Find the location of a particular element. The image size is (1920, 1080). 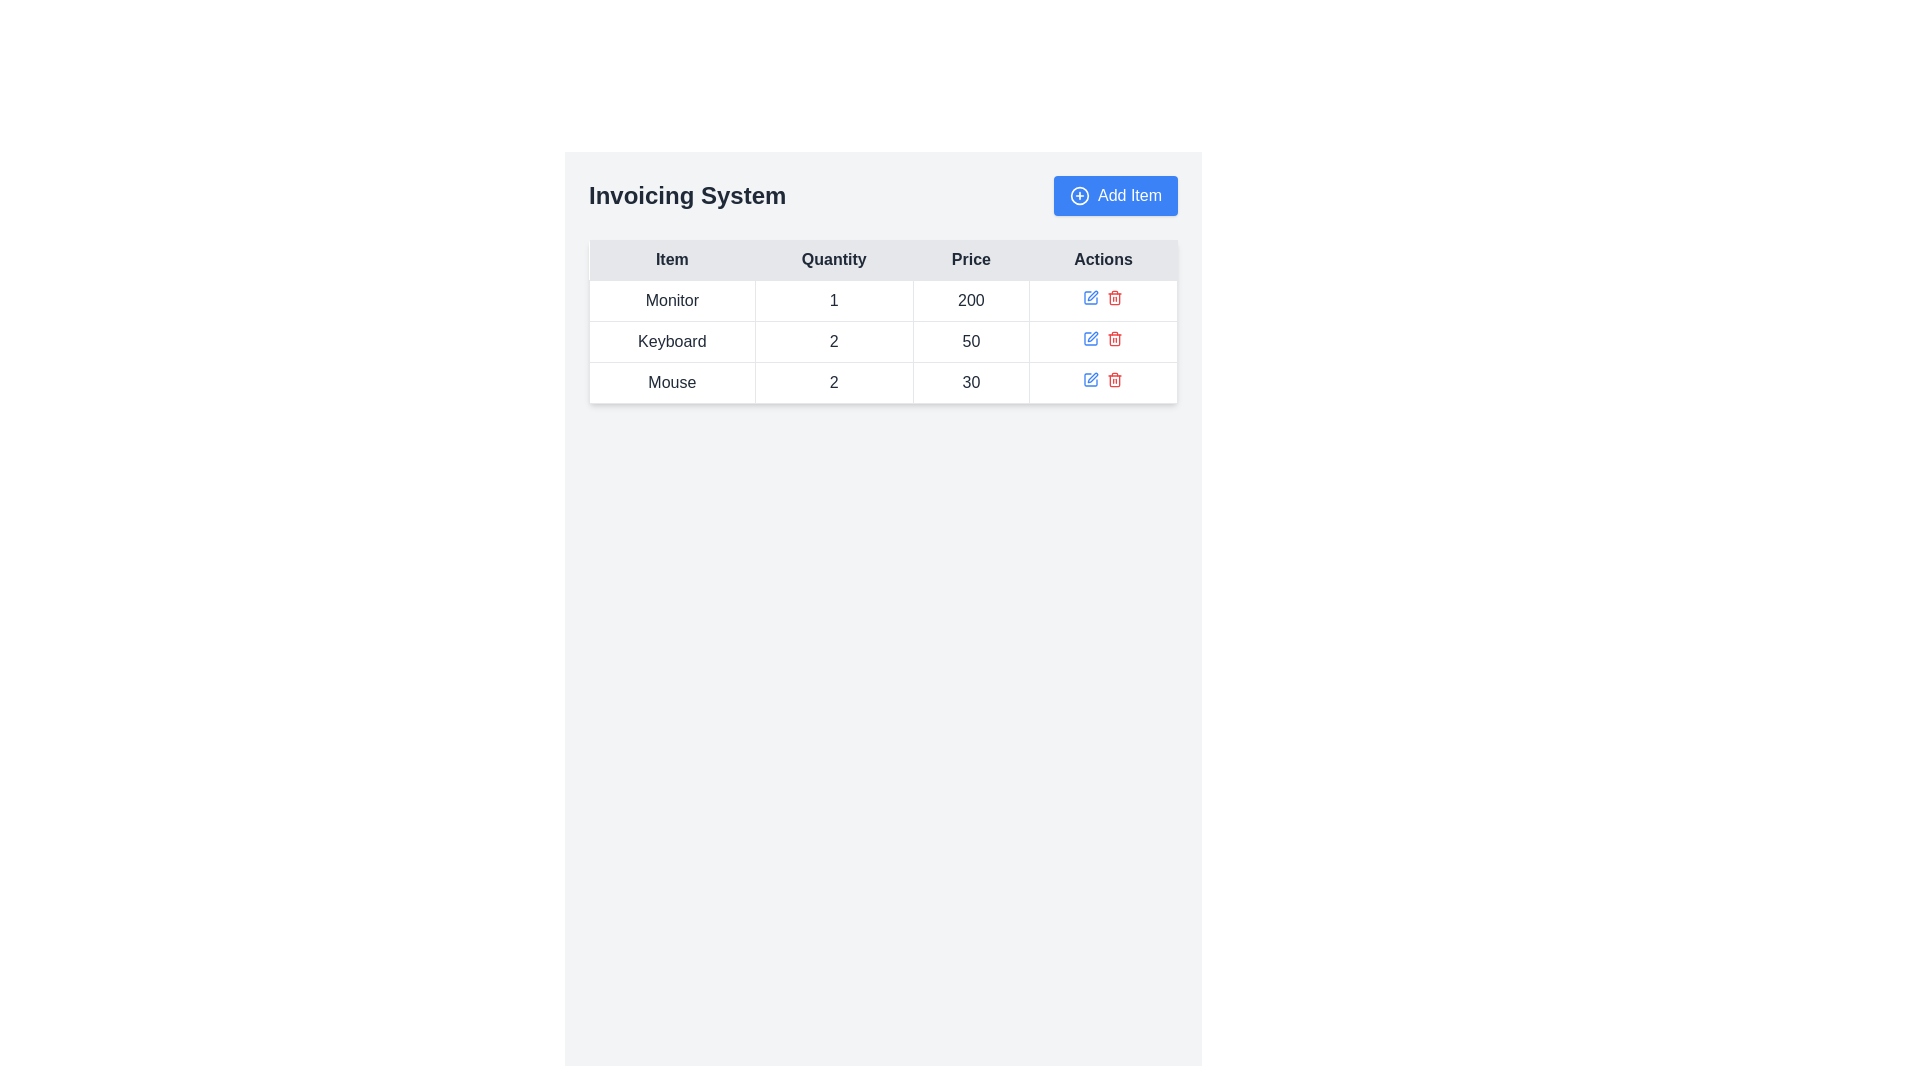

the label displaying the price for the 'Keyboard' item in the second row and third column of the table is located at coordinates (971, 341).